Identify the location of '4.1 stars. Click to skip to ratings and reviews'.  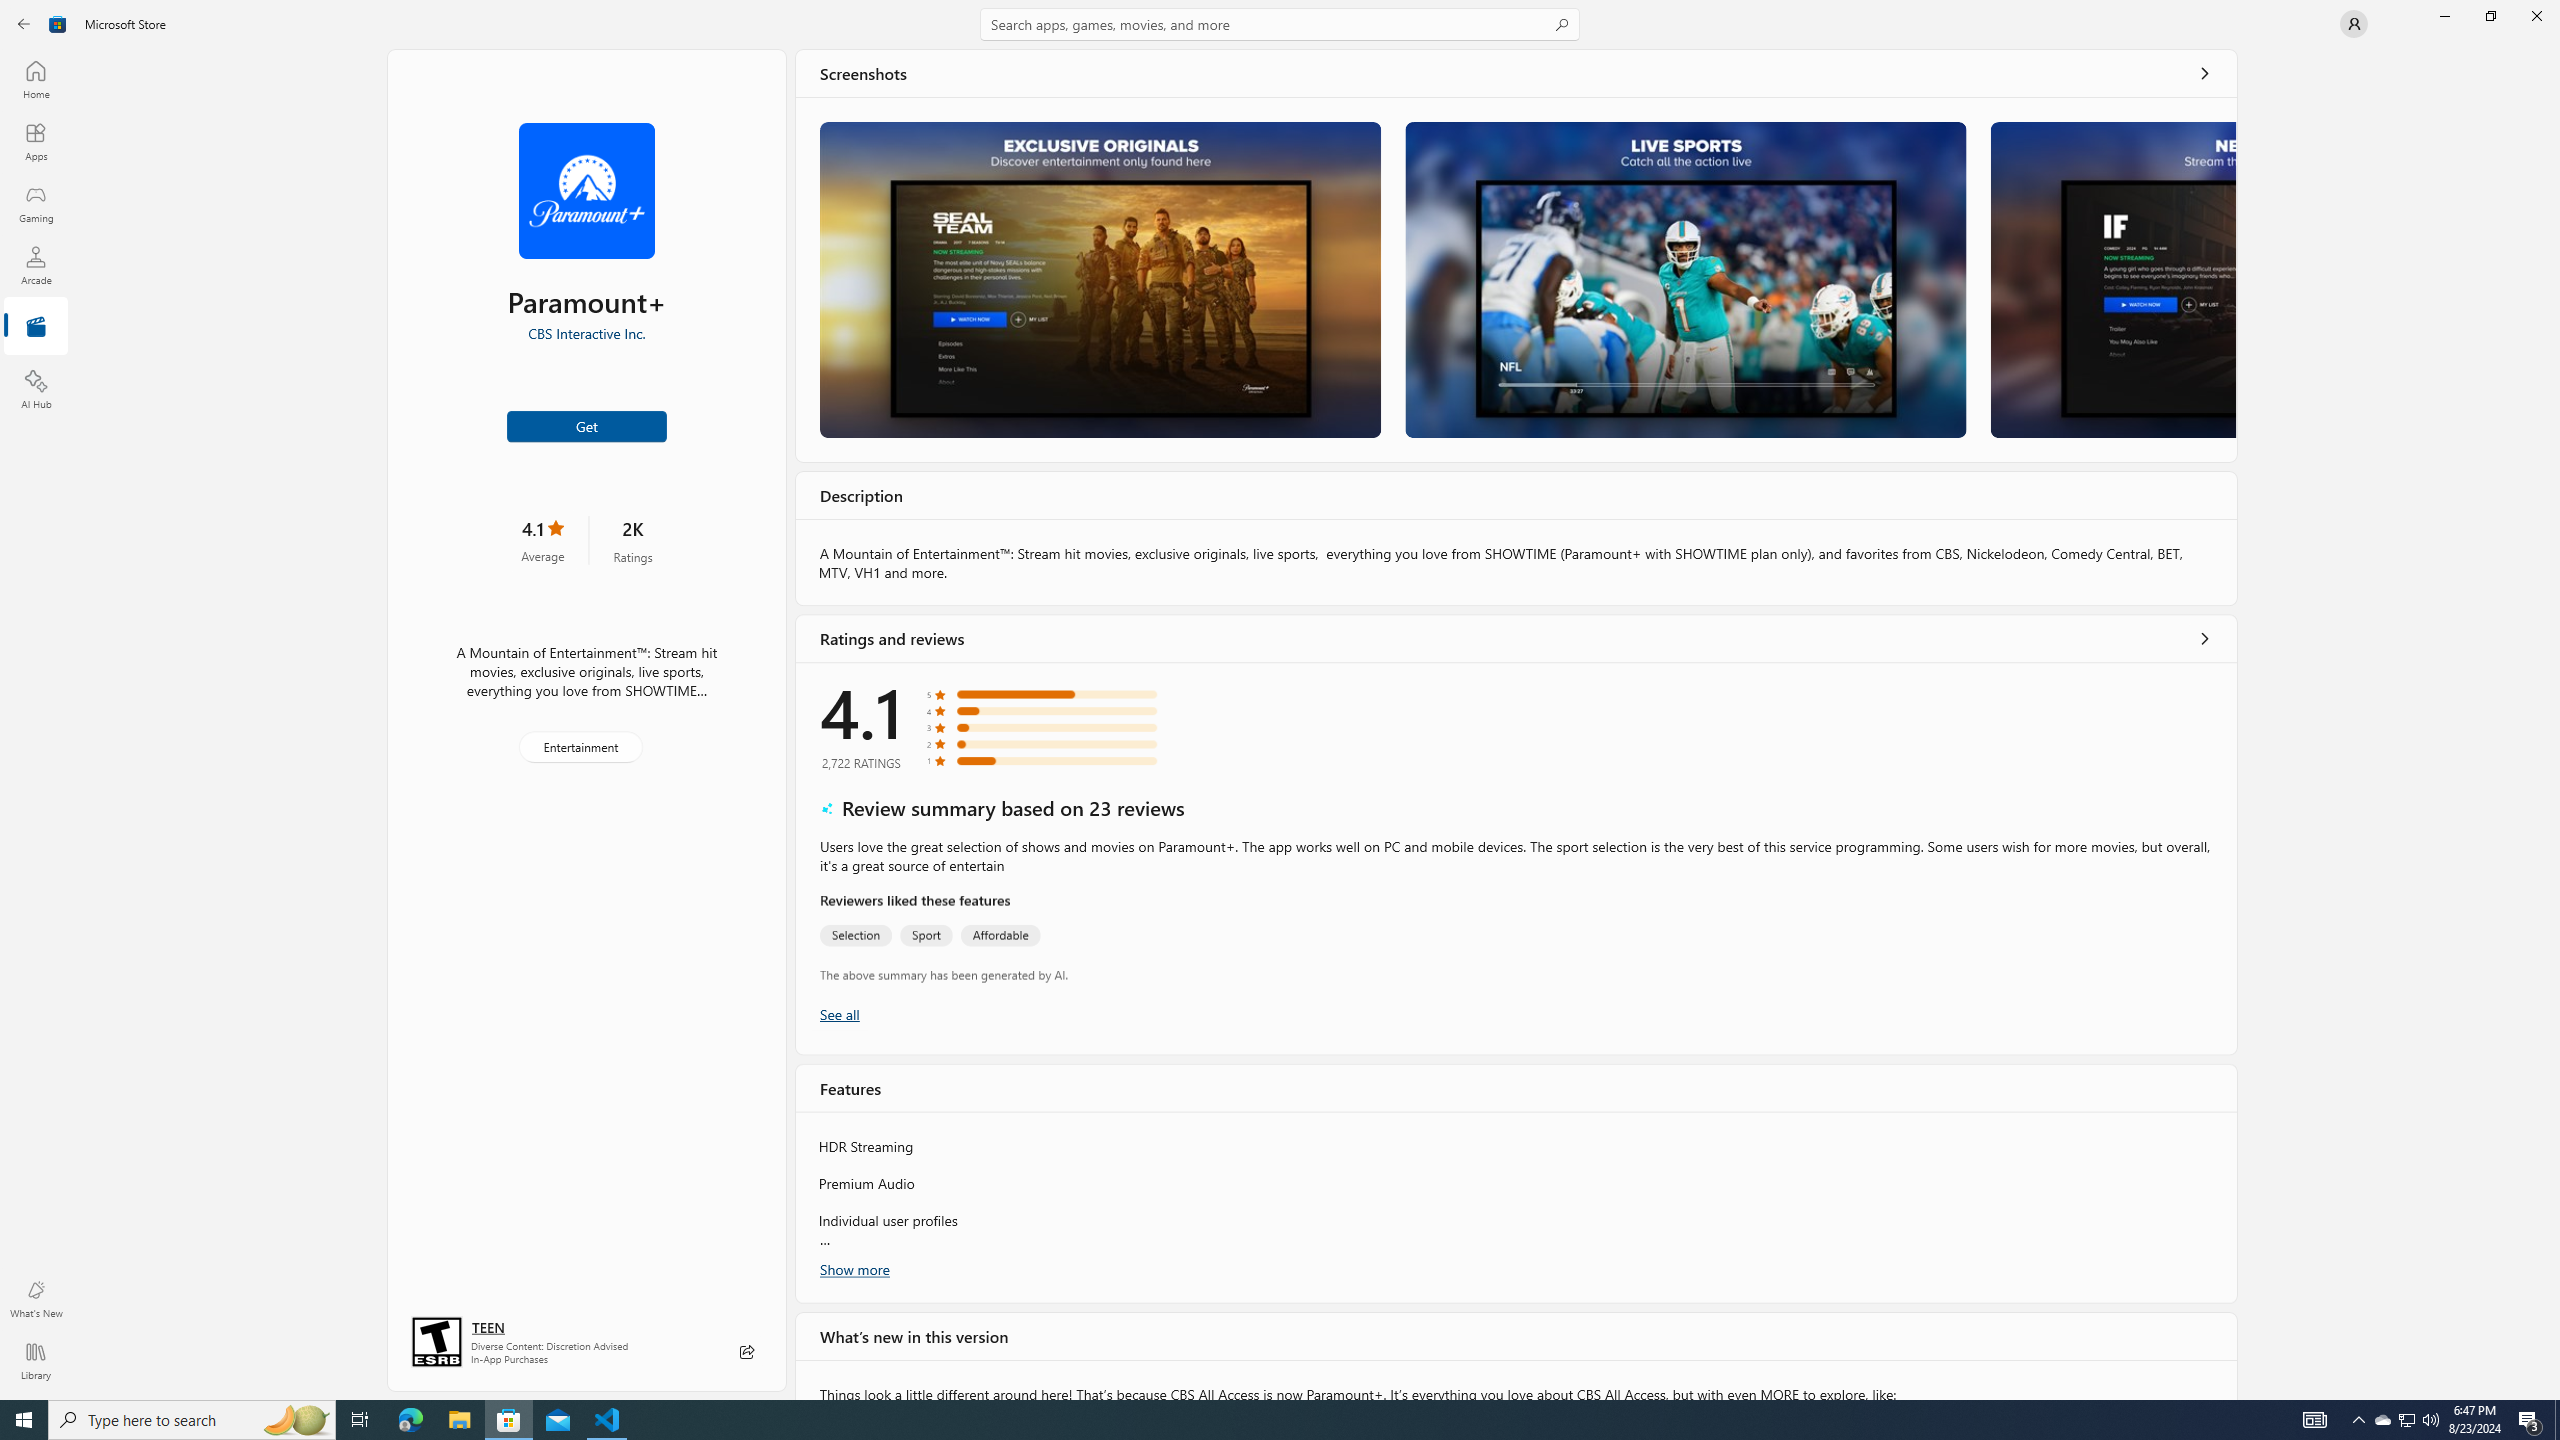
(542, 540).